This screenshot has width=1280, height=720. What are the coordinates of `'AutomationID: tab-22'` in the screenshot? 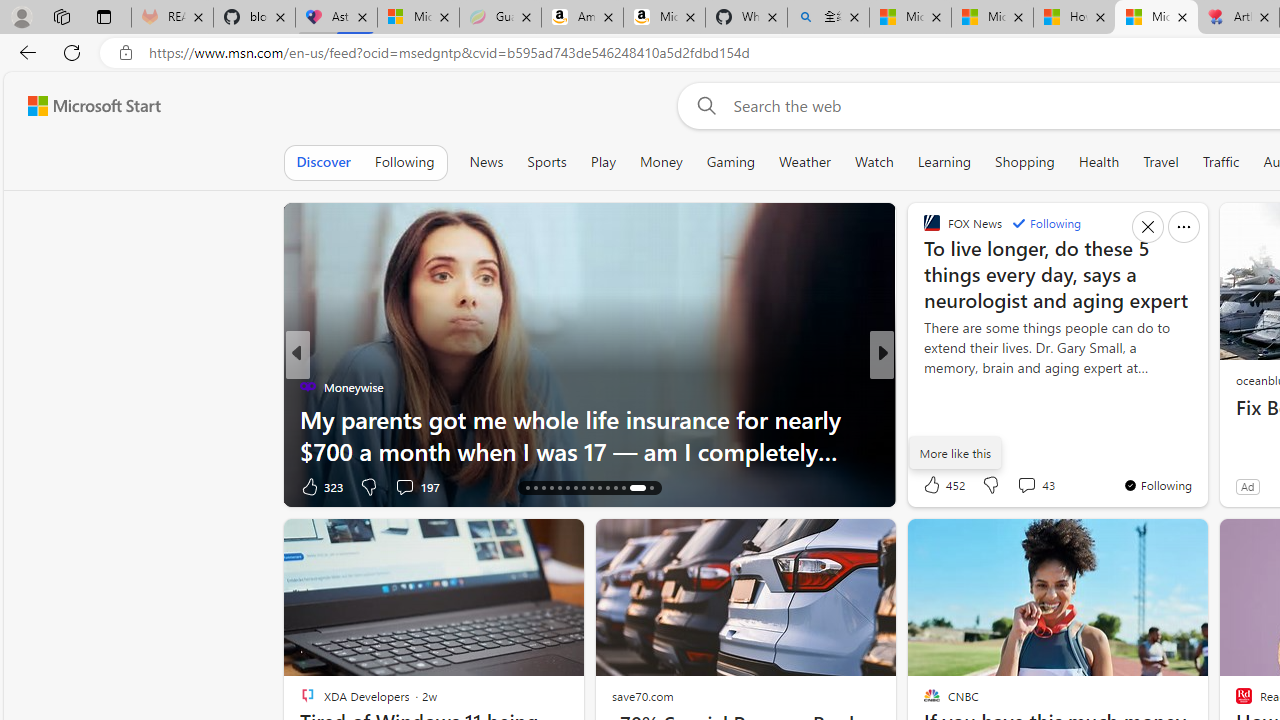 It's located at (574, 488).